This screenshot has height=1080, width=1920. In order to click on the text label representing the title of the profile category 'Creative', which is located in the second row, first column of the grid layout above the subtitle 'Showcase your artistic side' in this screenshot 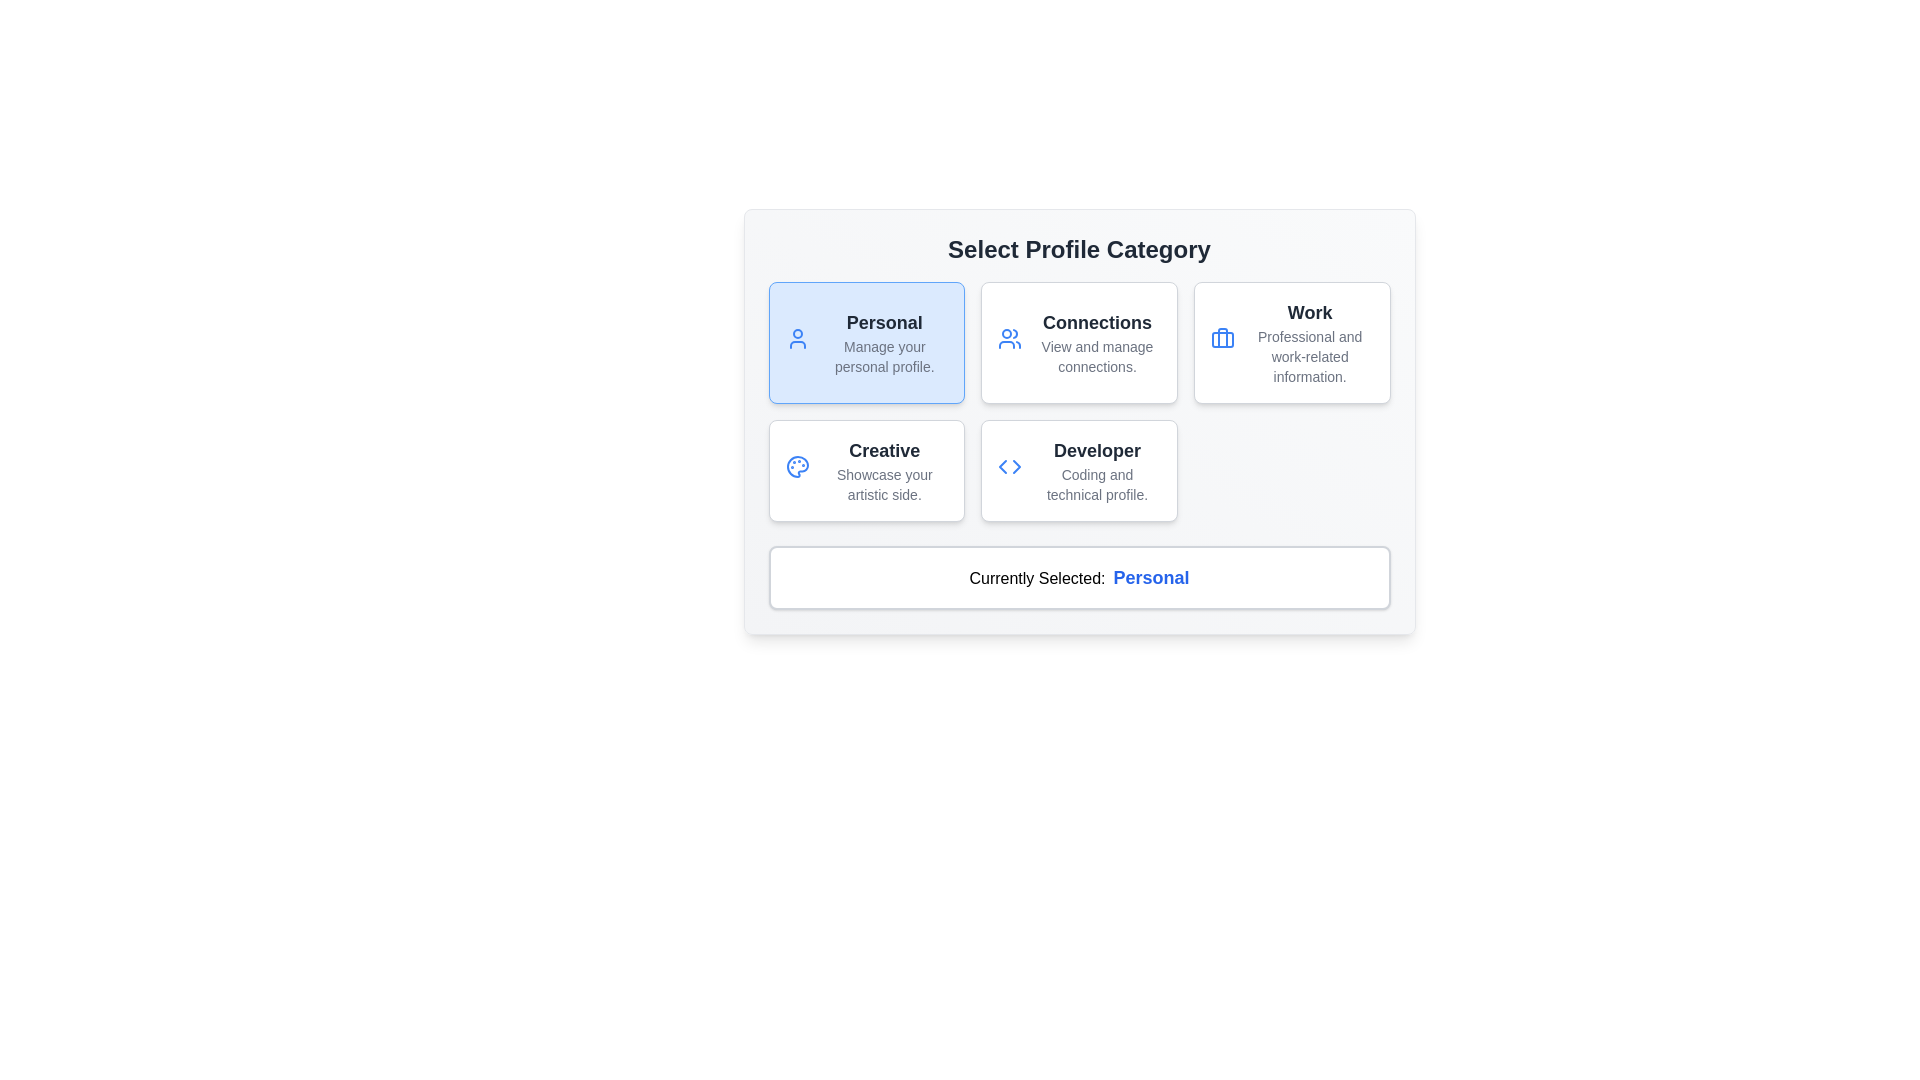, I will do `click(883, 451)`.